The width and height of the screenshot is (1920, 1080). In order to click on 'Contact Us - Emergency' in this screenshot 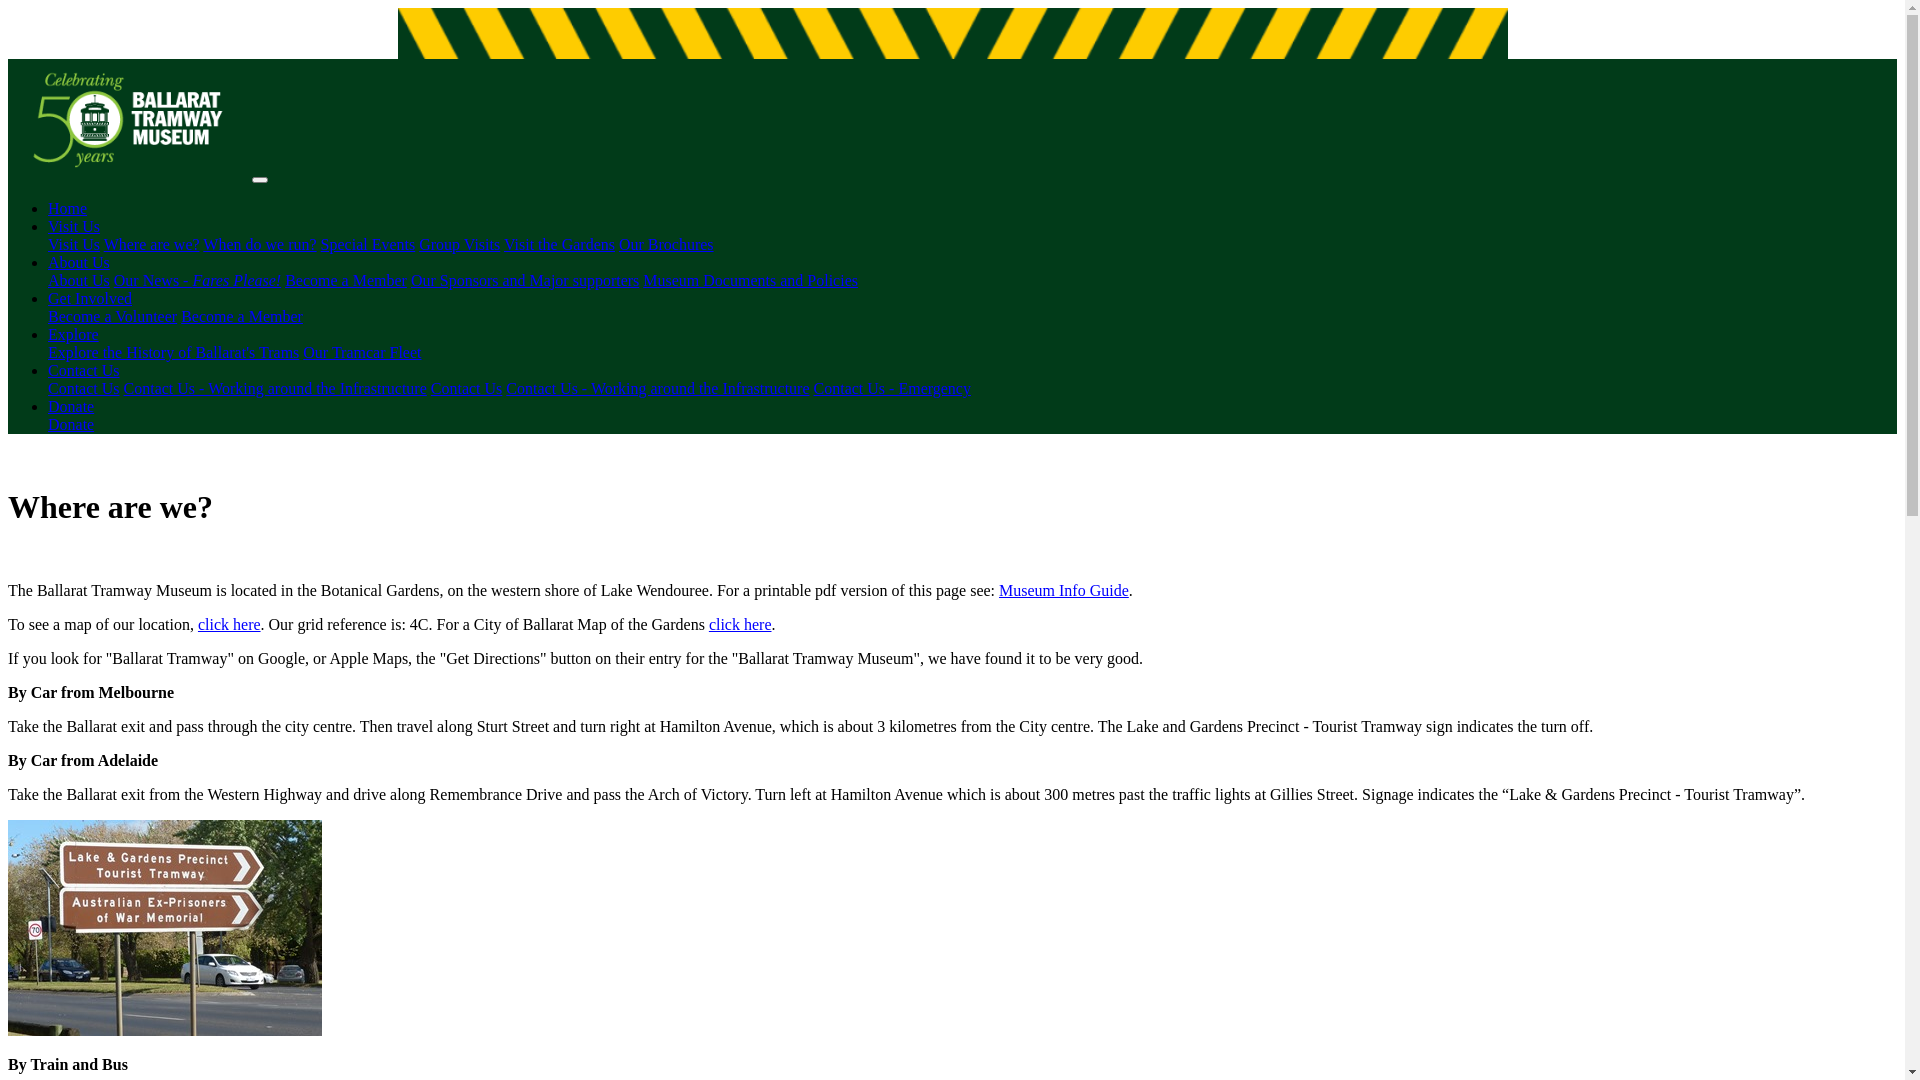, I will do `click(814, 388)`.